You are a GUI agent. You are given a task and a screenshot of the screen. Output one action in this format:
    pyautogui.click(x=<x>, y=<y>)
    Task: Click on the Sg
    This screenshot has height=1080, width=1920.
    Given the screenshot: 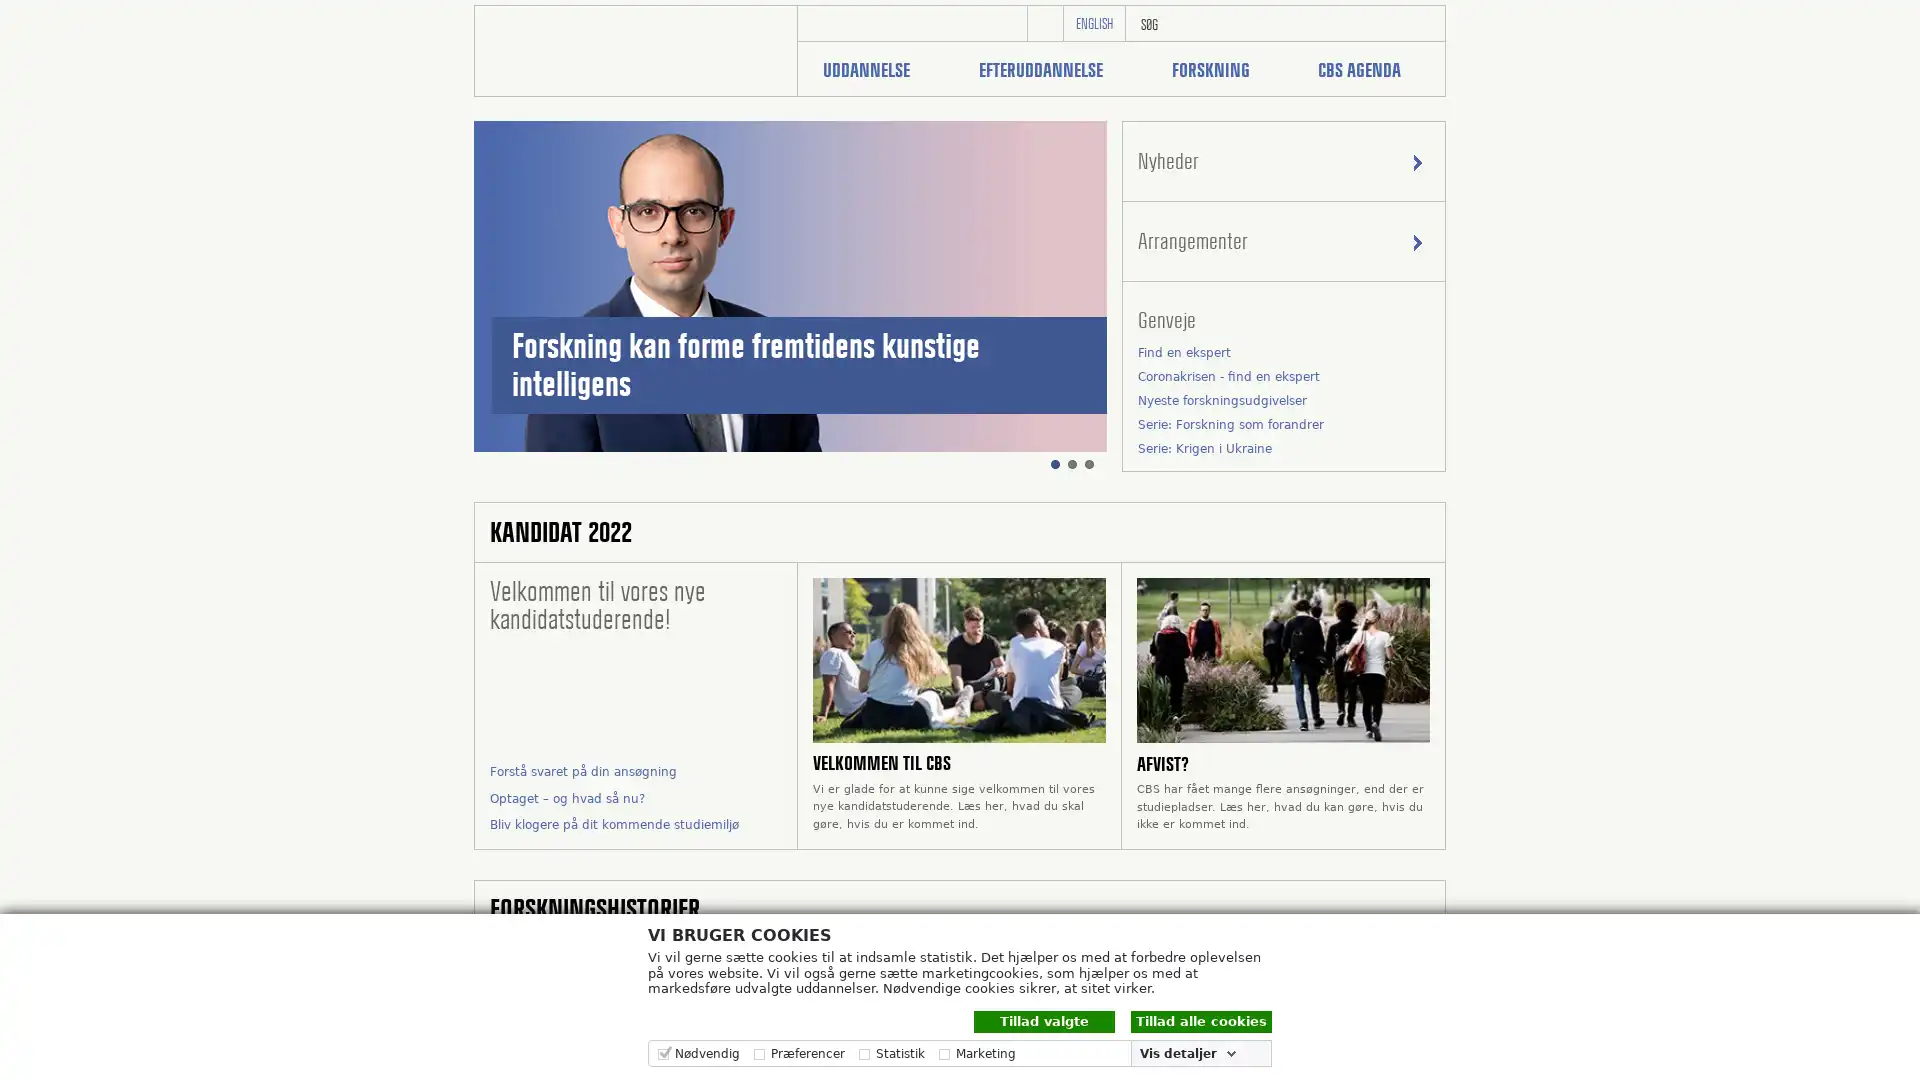 What is the action you would take?
    pyautogui.click(x=1420, y=23)
    